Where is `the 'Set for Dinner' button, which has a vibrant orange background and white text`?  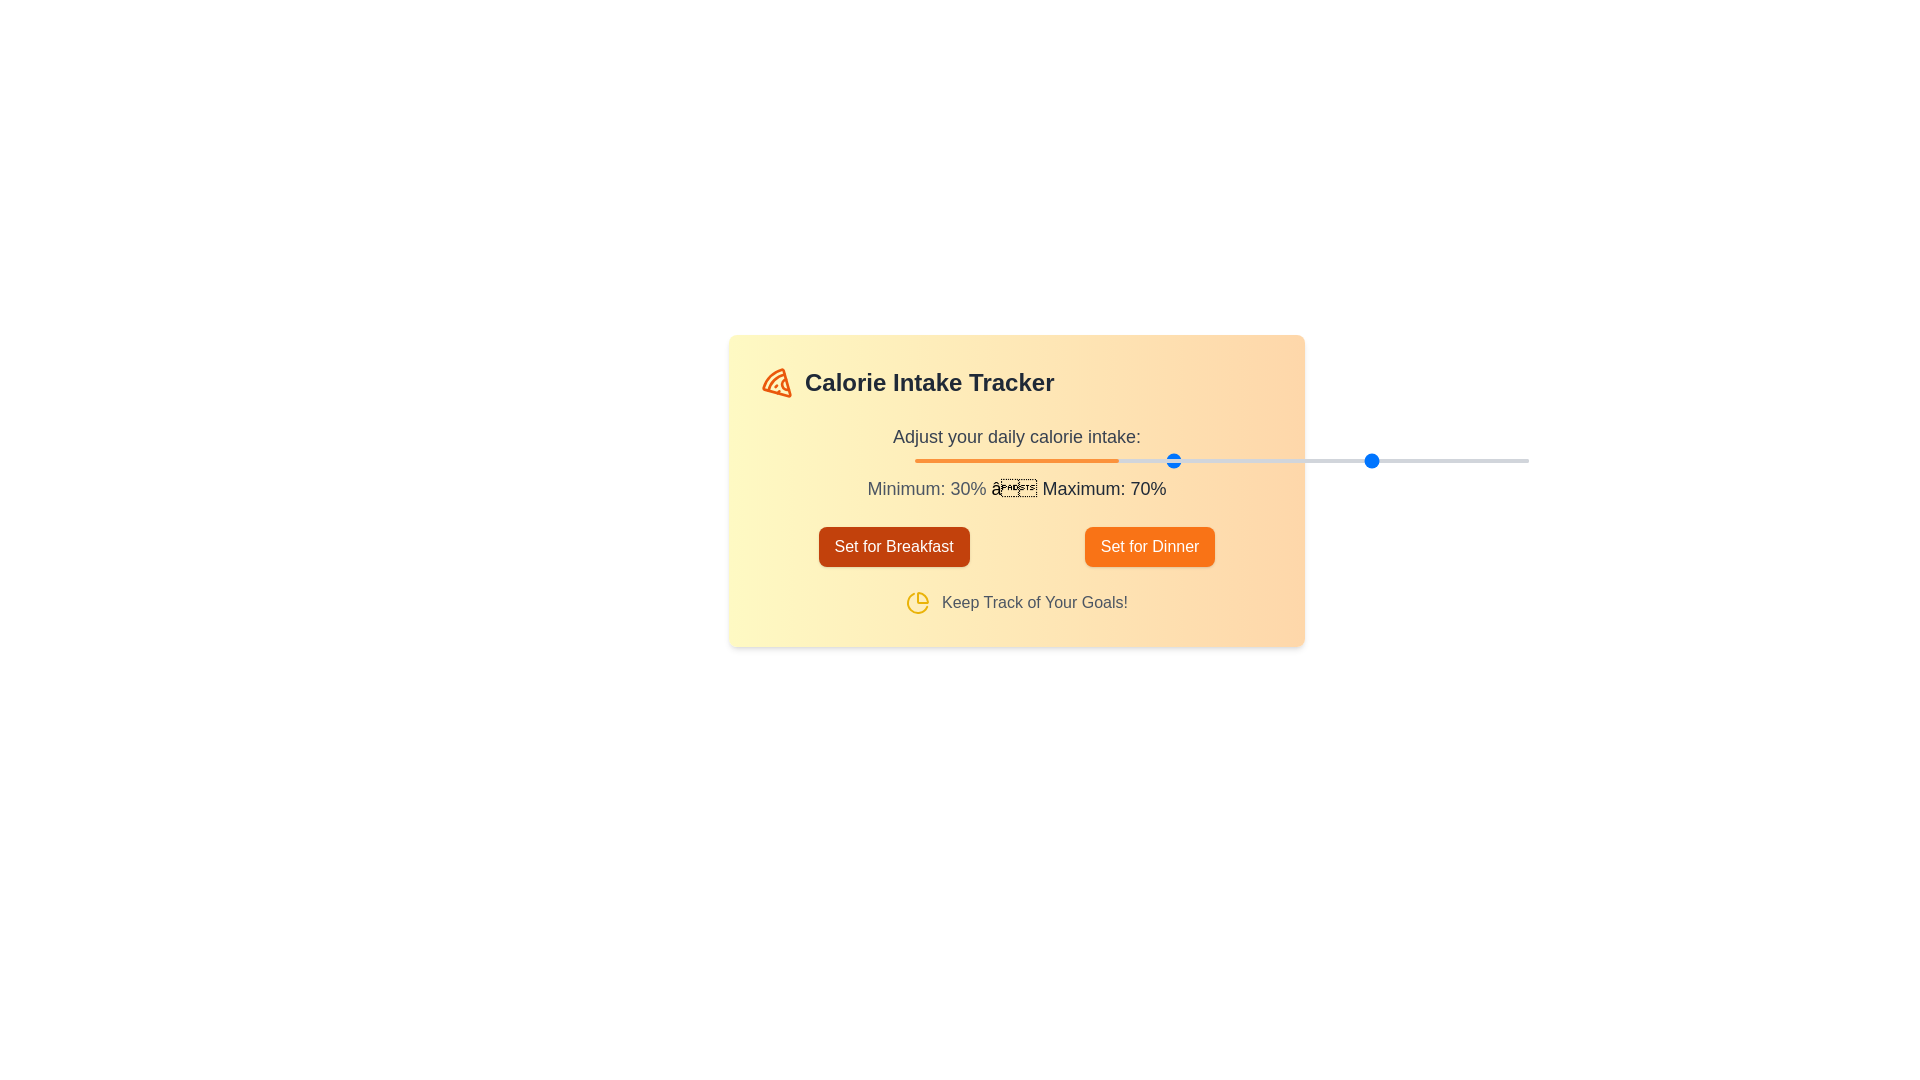
the 'Set for Dinner' button, which has a vibrant orange background and white text is located at coordinates (1150, 547).